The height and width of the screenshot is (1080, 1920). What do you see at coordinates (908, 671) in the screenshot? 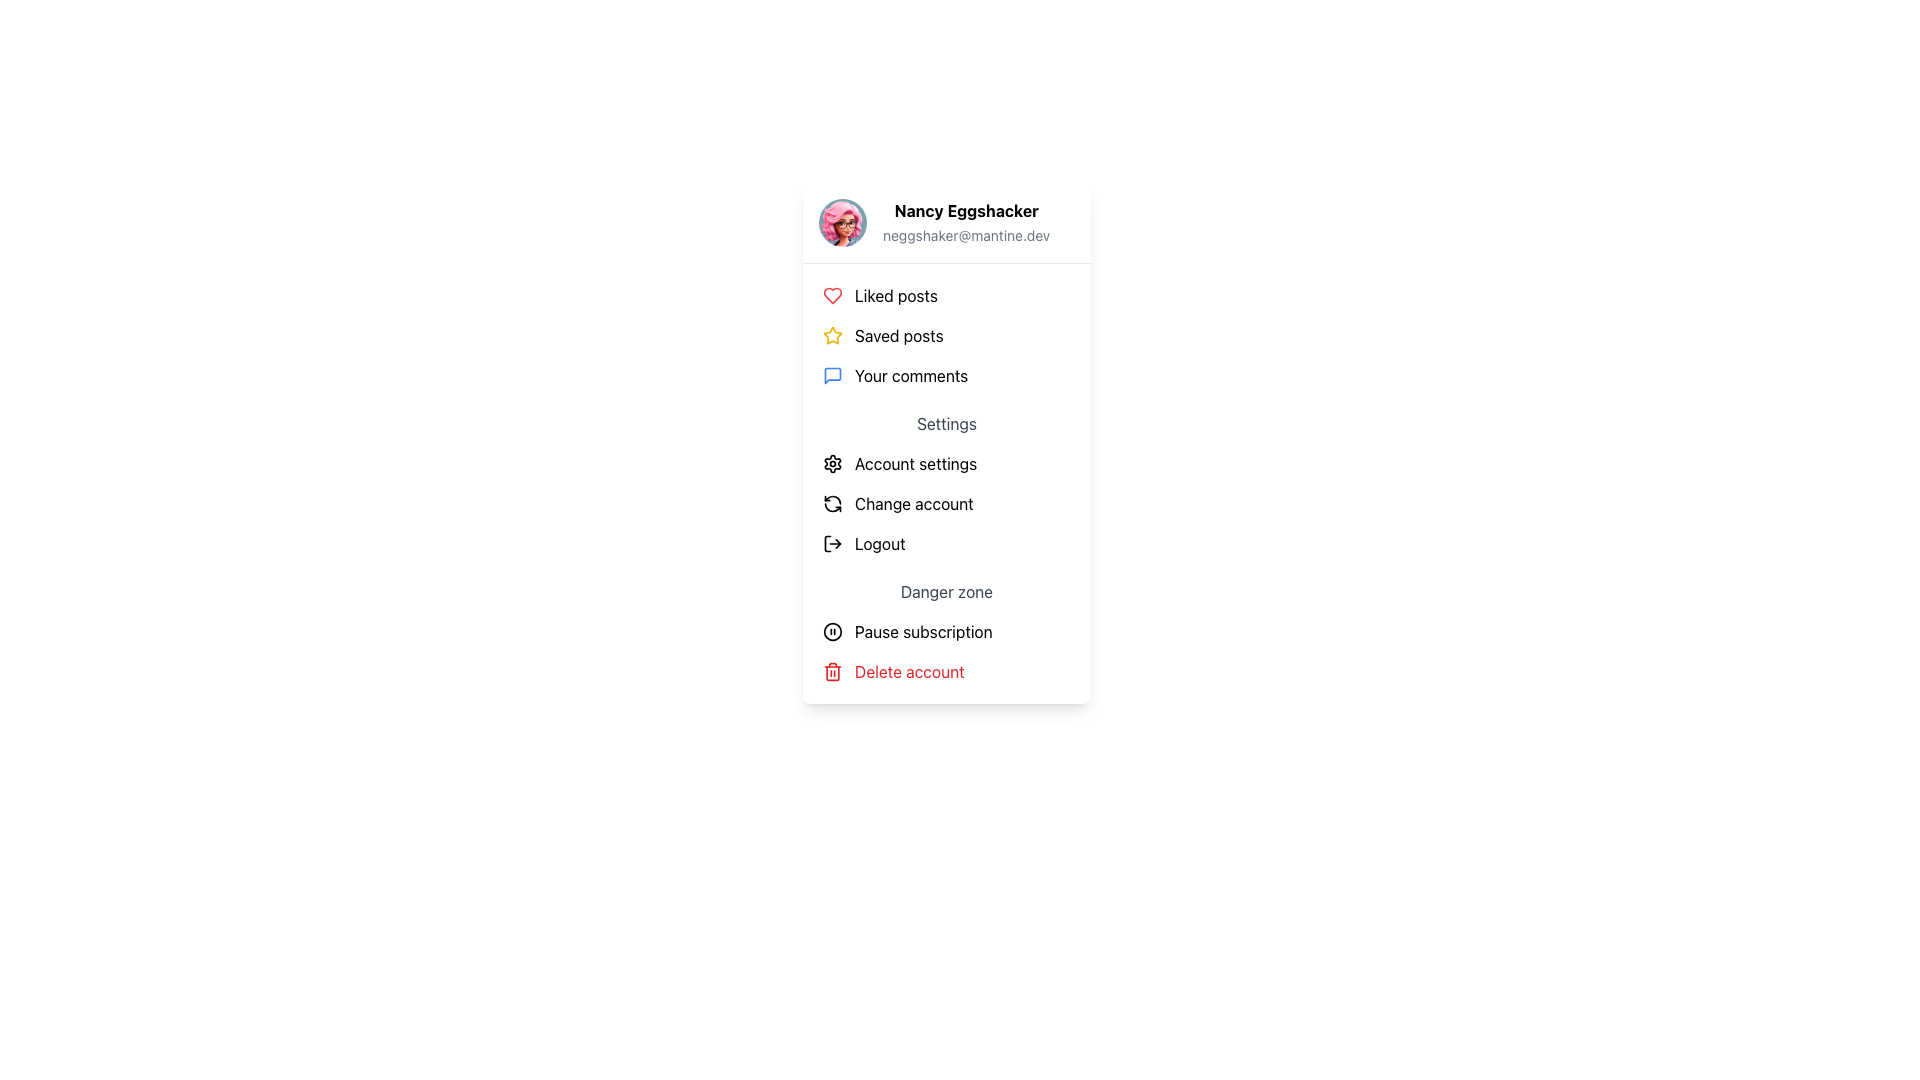
I see `the 'Delete account' text label, which is displayed in red and located at the bottom of the vertical action menu under the 'Danger zone' section` at bounding box center [908, 671].